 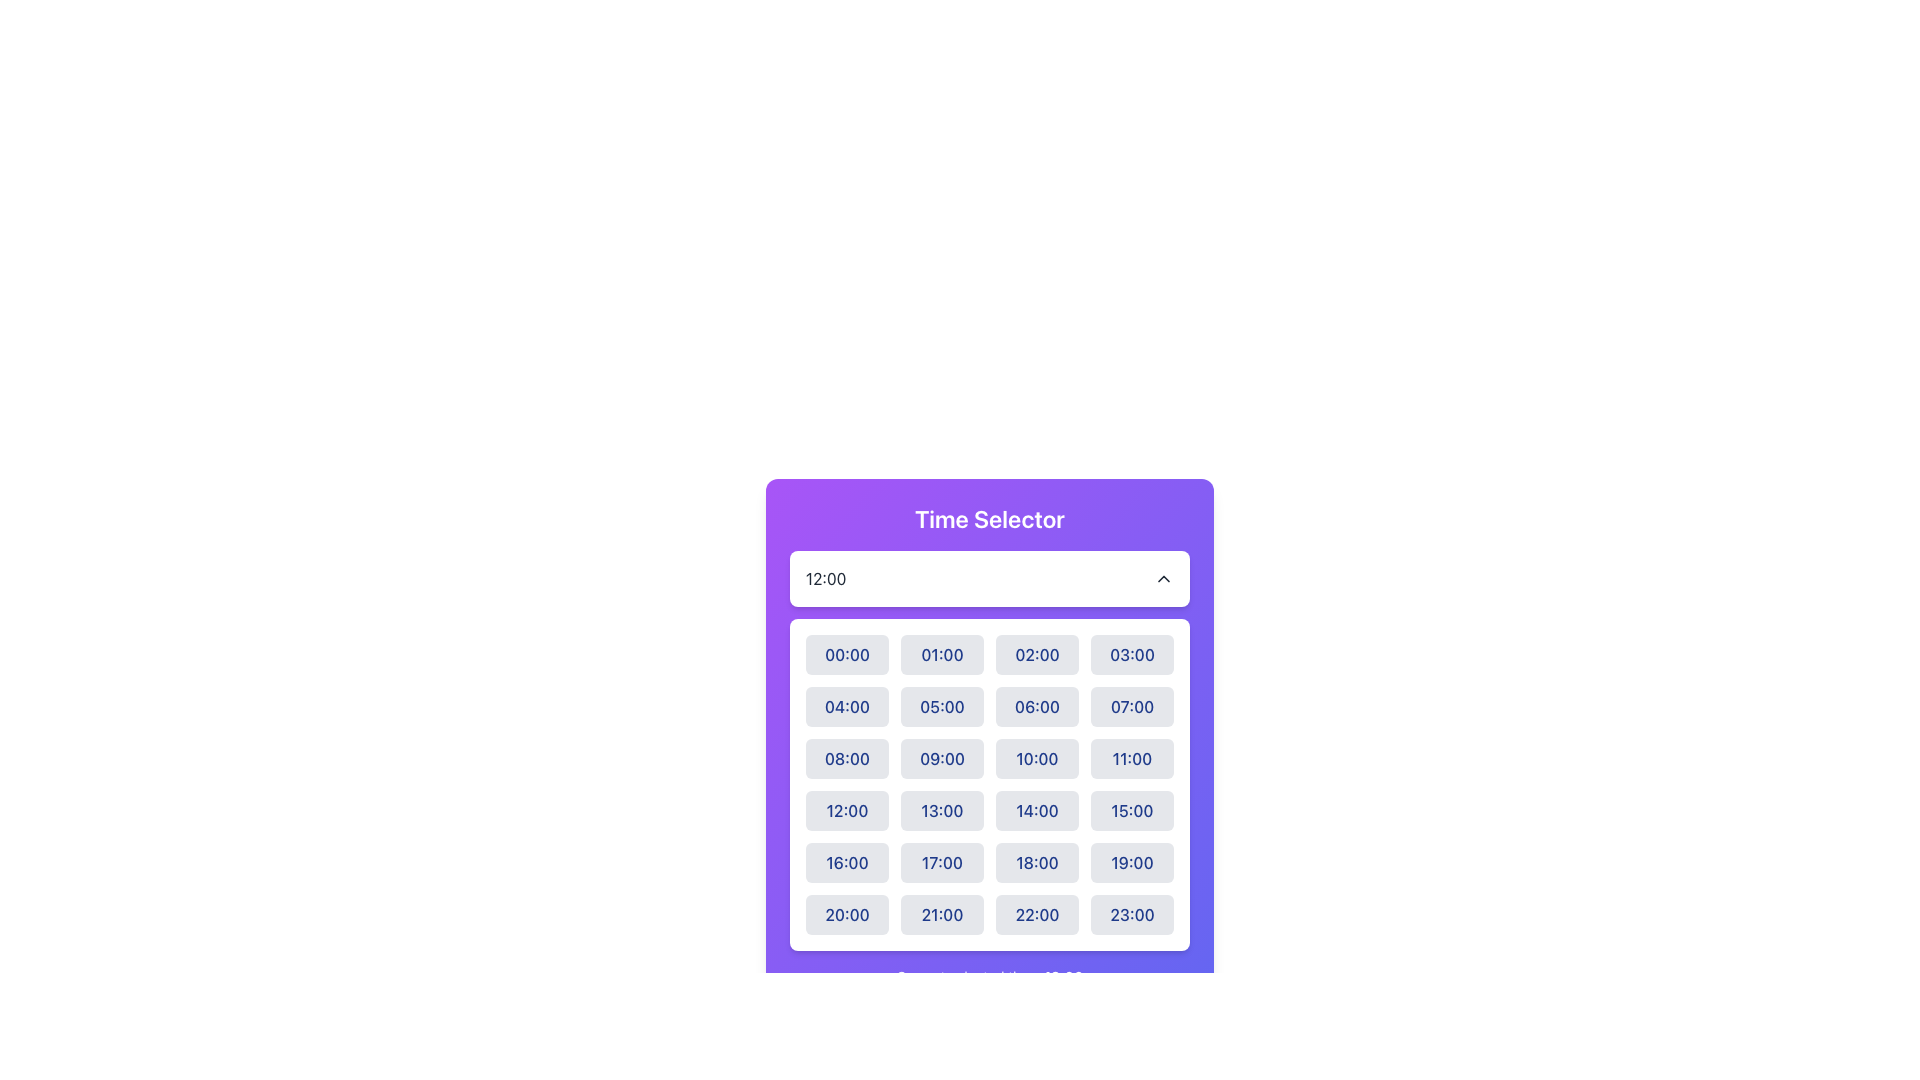 I want to click on the dropdown menu displaying '12:00', so click(x=989, y=578).